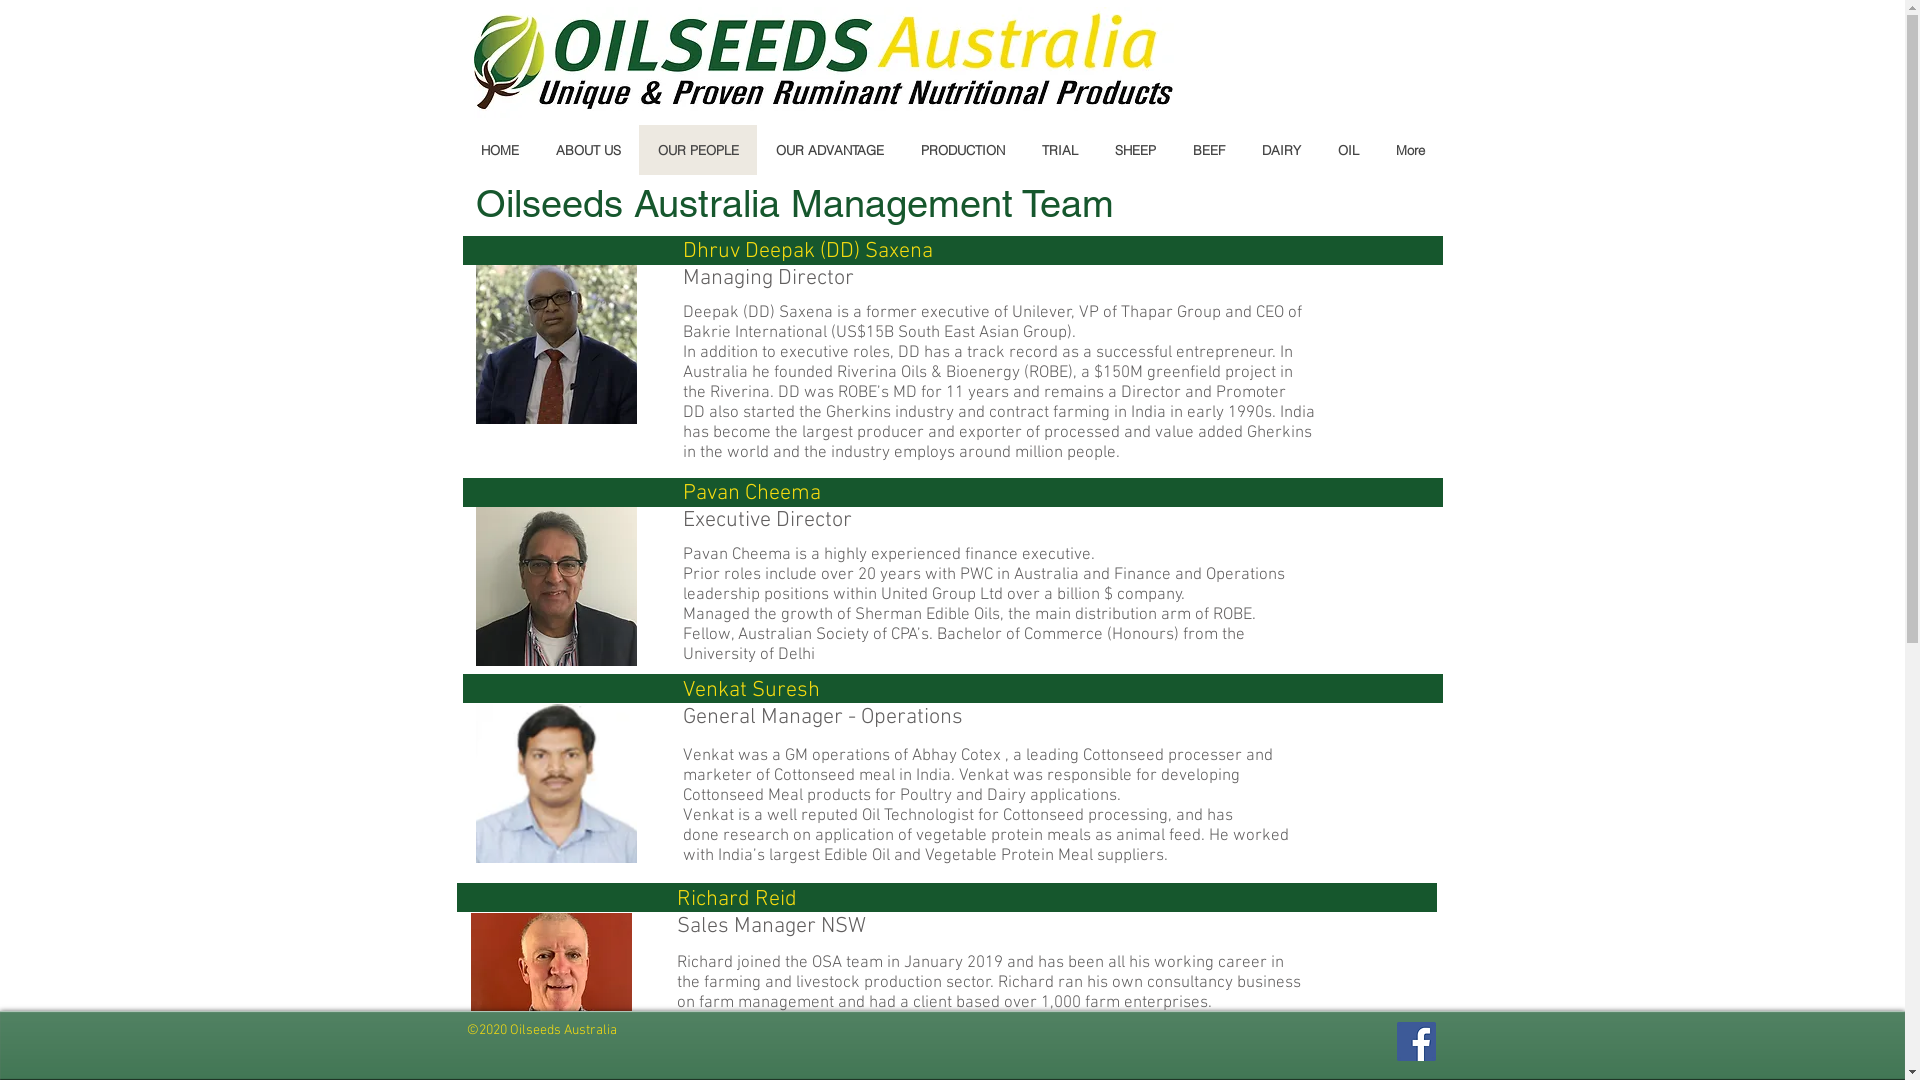  What do you see at coordinates (1347, 149) in the screenshot?
I see `'OIL'` at bounding box center [1347, 149].